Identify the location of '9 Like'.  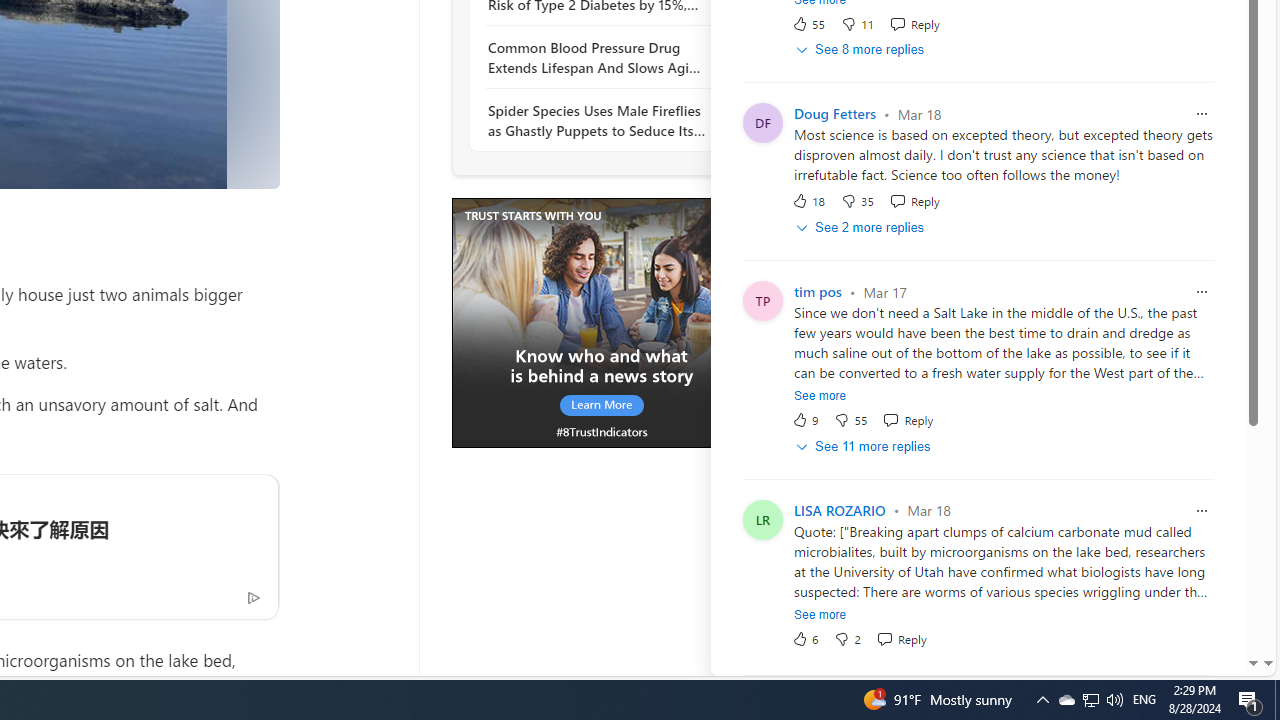
(805, 419).